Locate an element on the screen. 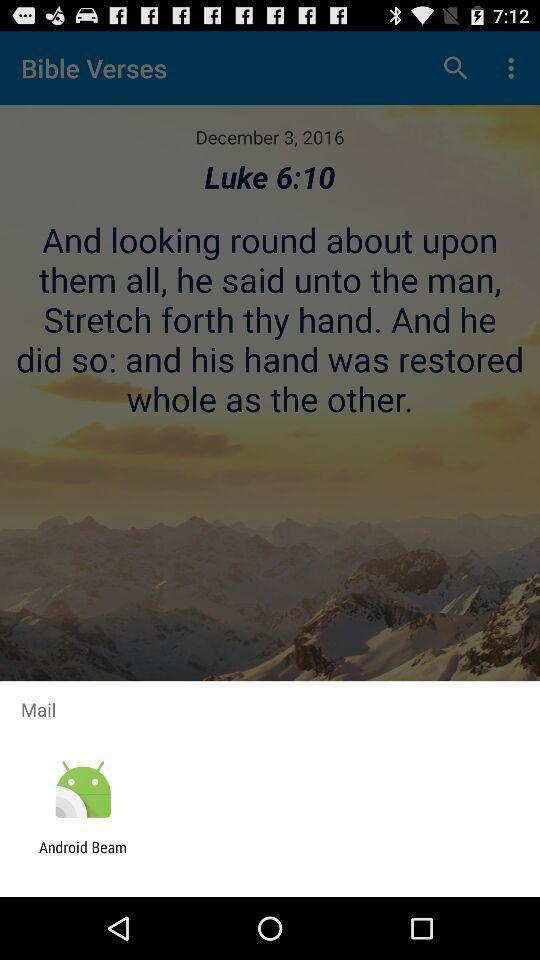 The image size is (540, 960). the icon above android beam icon is located at coordinates (82, 790).